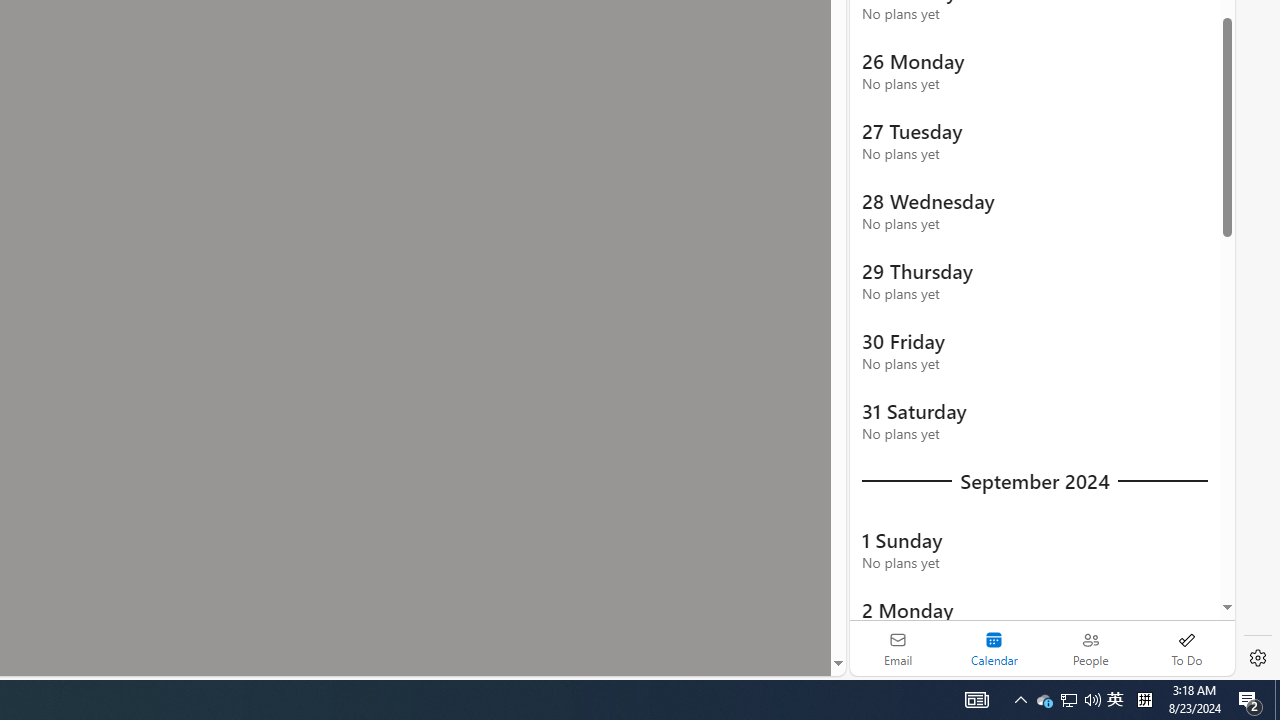 This screenshot has width=1280, height=720. I want to click on 'Selected calendar module. Date today is 22', so click(994, 648).